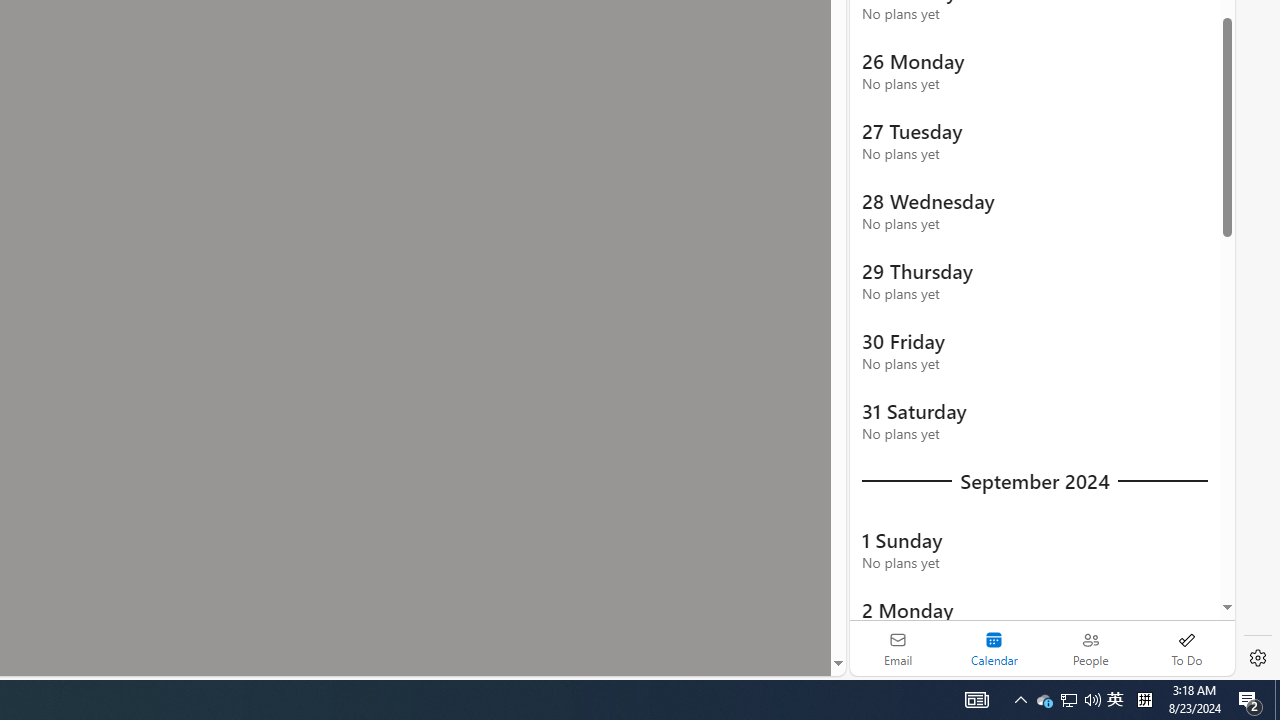 This screenshot has width=1280, height=720. I want to click on 'Selected calendar module. Date today is 22', so click(994, 648).